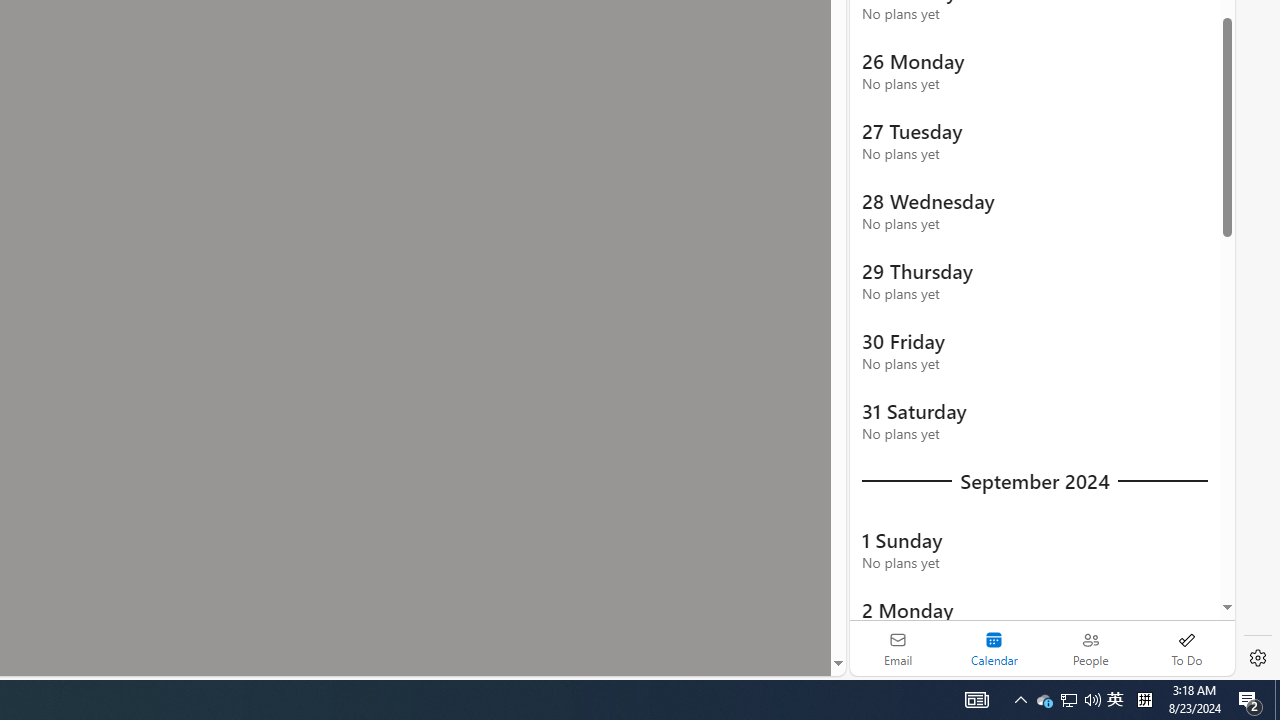 This screenshot has width=1280, height=720. I want to click on 'Selected calendar module. Date today is 22', so click(994, 648).